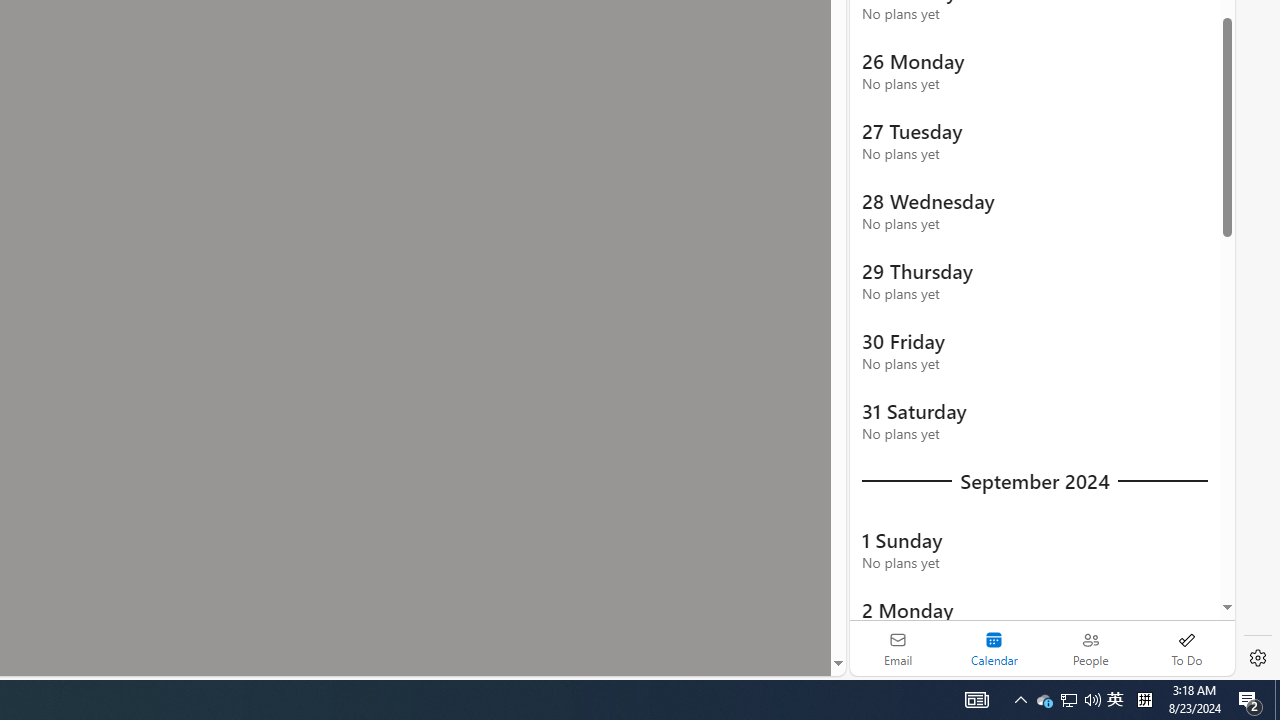 This screenshot has width=1280, height=720. I want to click on 'Selected calendar module. Date today is 22', so click(994, 648).